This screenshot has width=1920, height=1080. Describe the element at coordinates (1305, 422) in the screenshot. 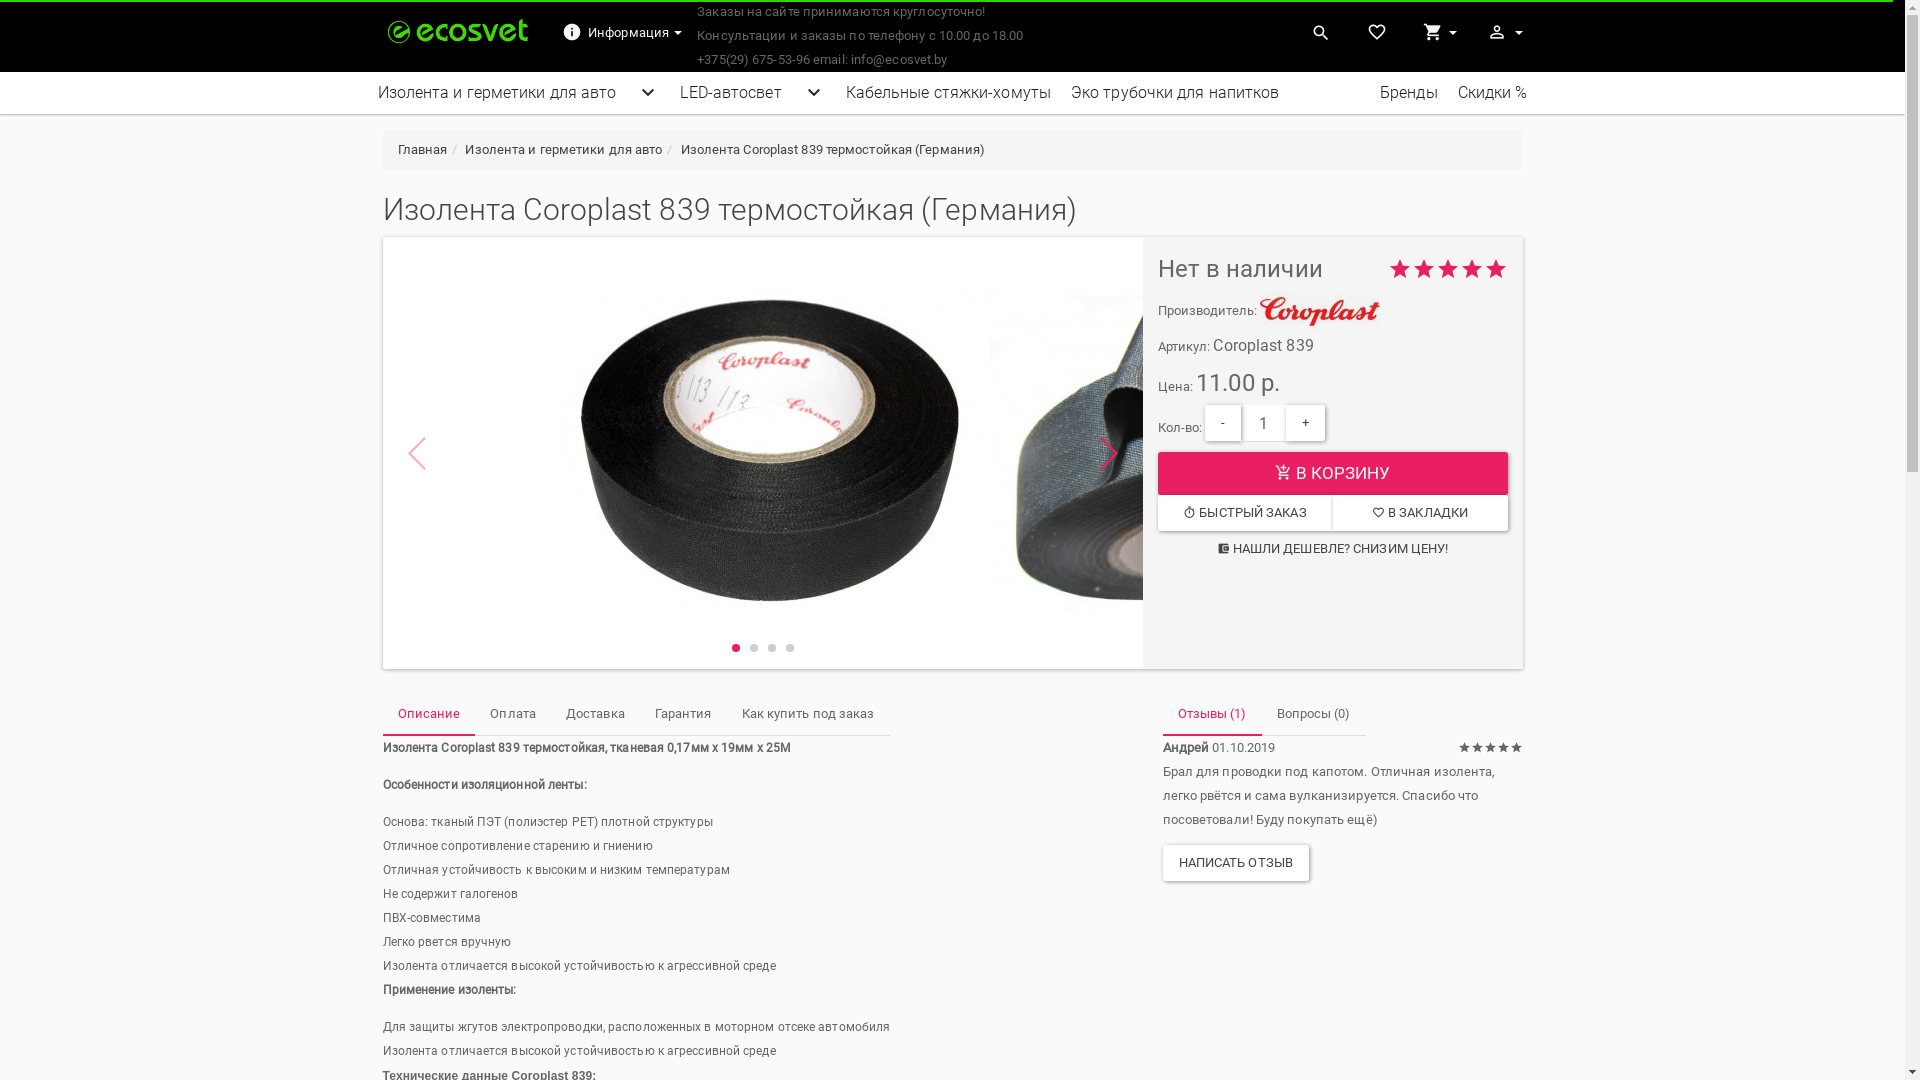

I see `'+'` at that location.